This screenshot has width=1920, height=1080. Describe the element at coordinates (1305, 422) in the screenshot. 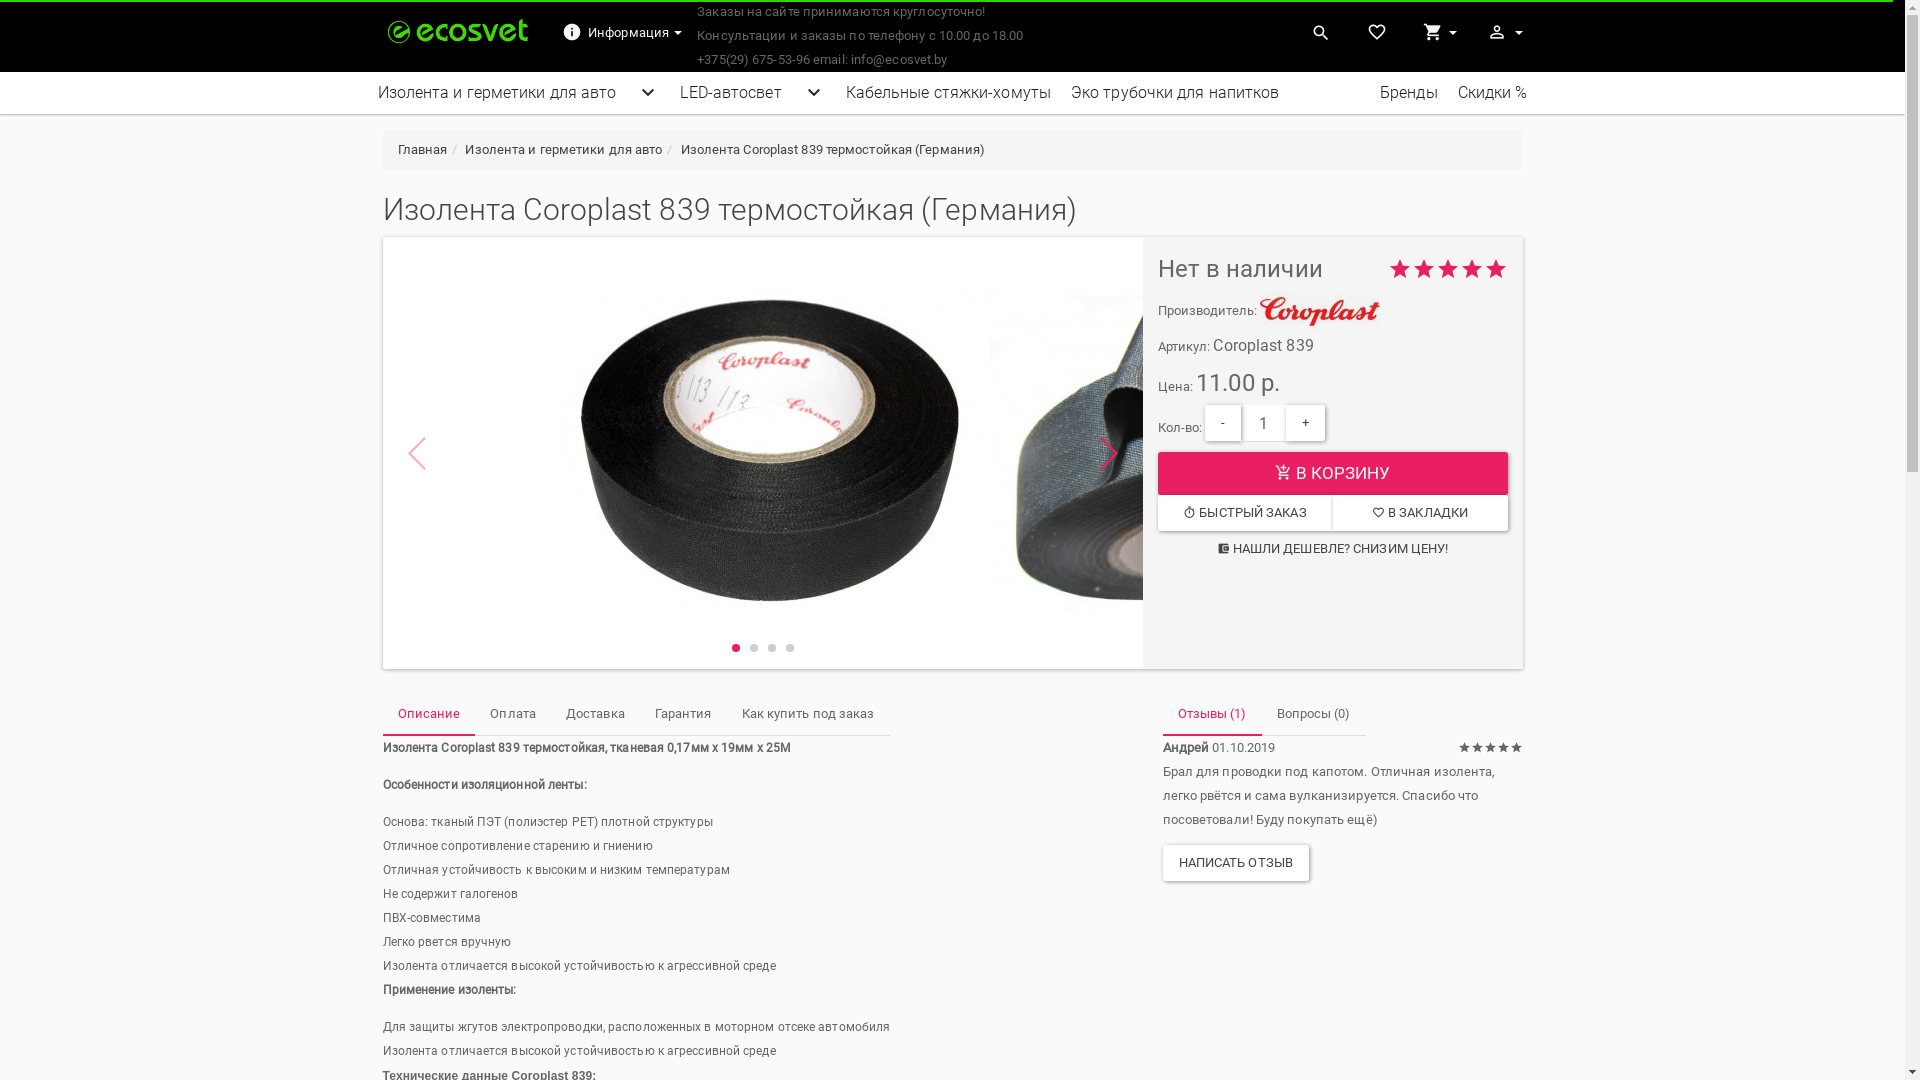

I see `'+'` at that location.